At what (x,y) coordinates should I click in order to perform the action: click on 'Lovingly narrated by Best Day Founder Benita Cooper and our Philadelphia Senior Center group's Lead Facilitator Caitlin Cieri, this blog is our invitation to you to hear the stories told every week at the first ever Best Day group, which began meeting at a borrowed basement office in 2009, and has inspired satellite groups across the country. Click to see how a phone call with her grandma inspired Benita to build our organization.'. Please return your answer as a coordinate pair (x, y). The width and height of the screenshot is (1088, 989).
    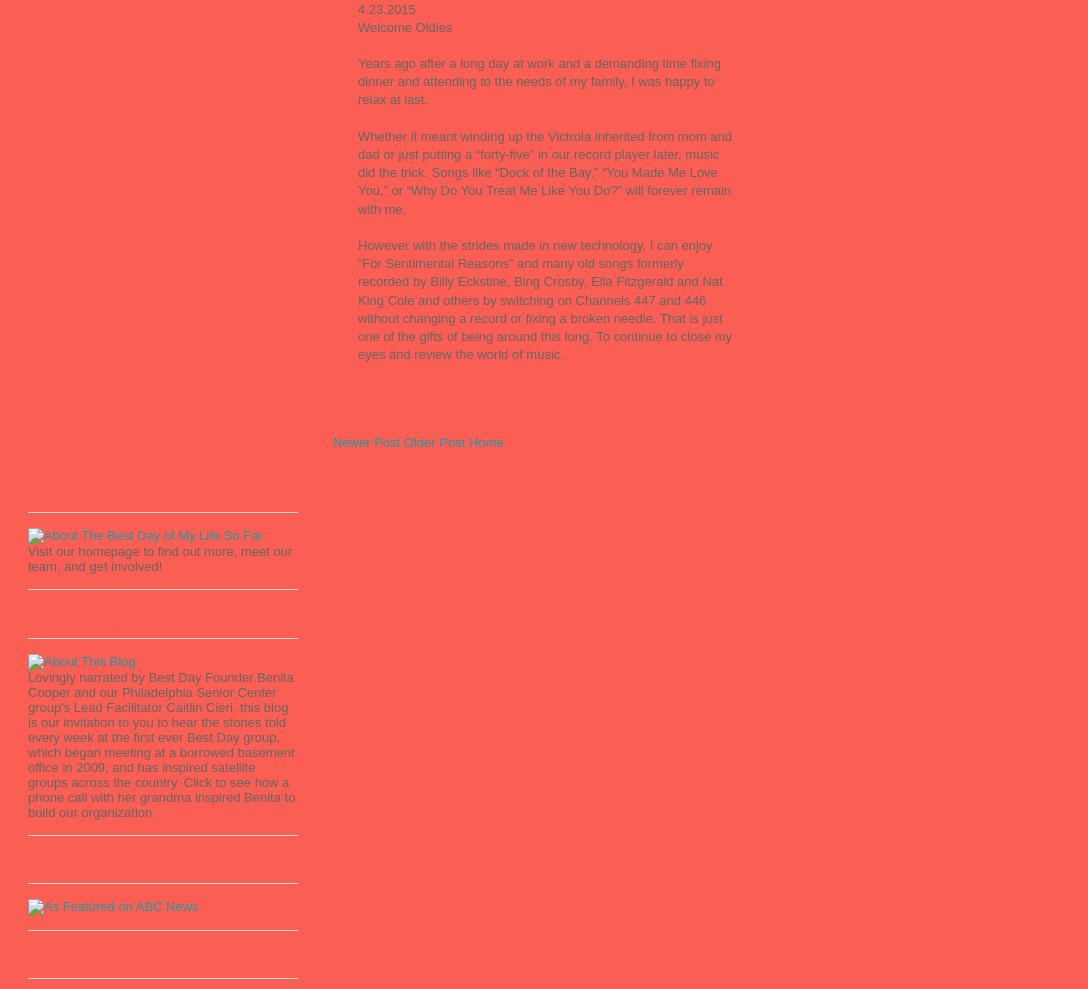
    Looking at the image, I should click on (160, 744).